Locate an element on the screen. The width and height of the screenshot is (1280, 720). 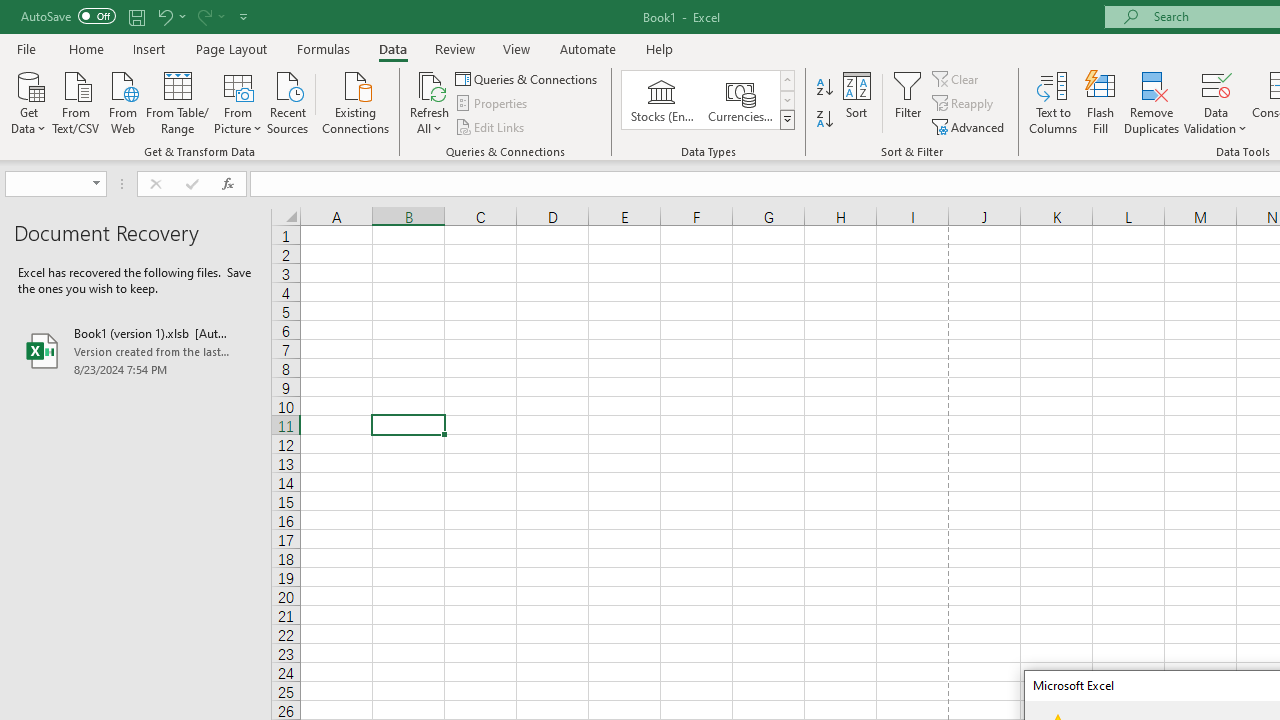
'From Table/Range' is located at coordinates (177, 101).